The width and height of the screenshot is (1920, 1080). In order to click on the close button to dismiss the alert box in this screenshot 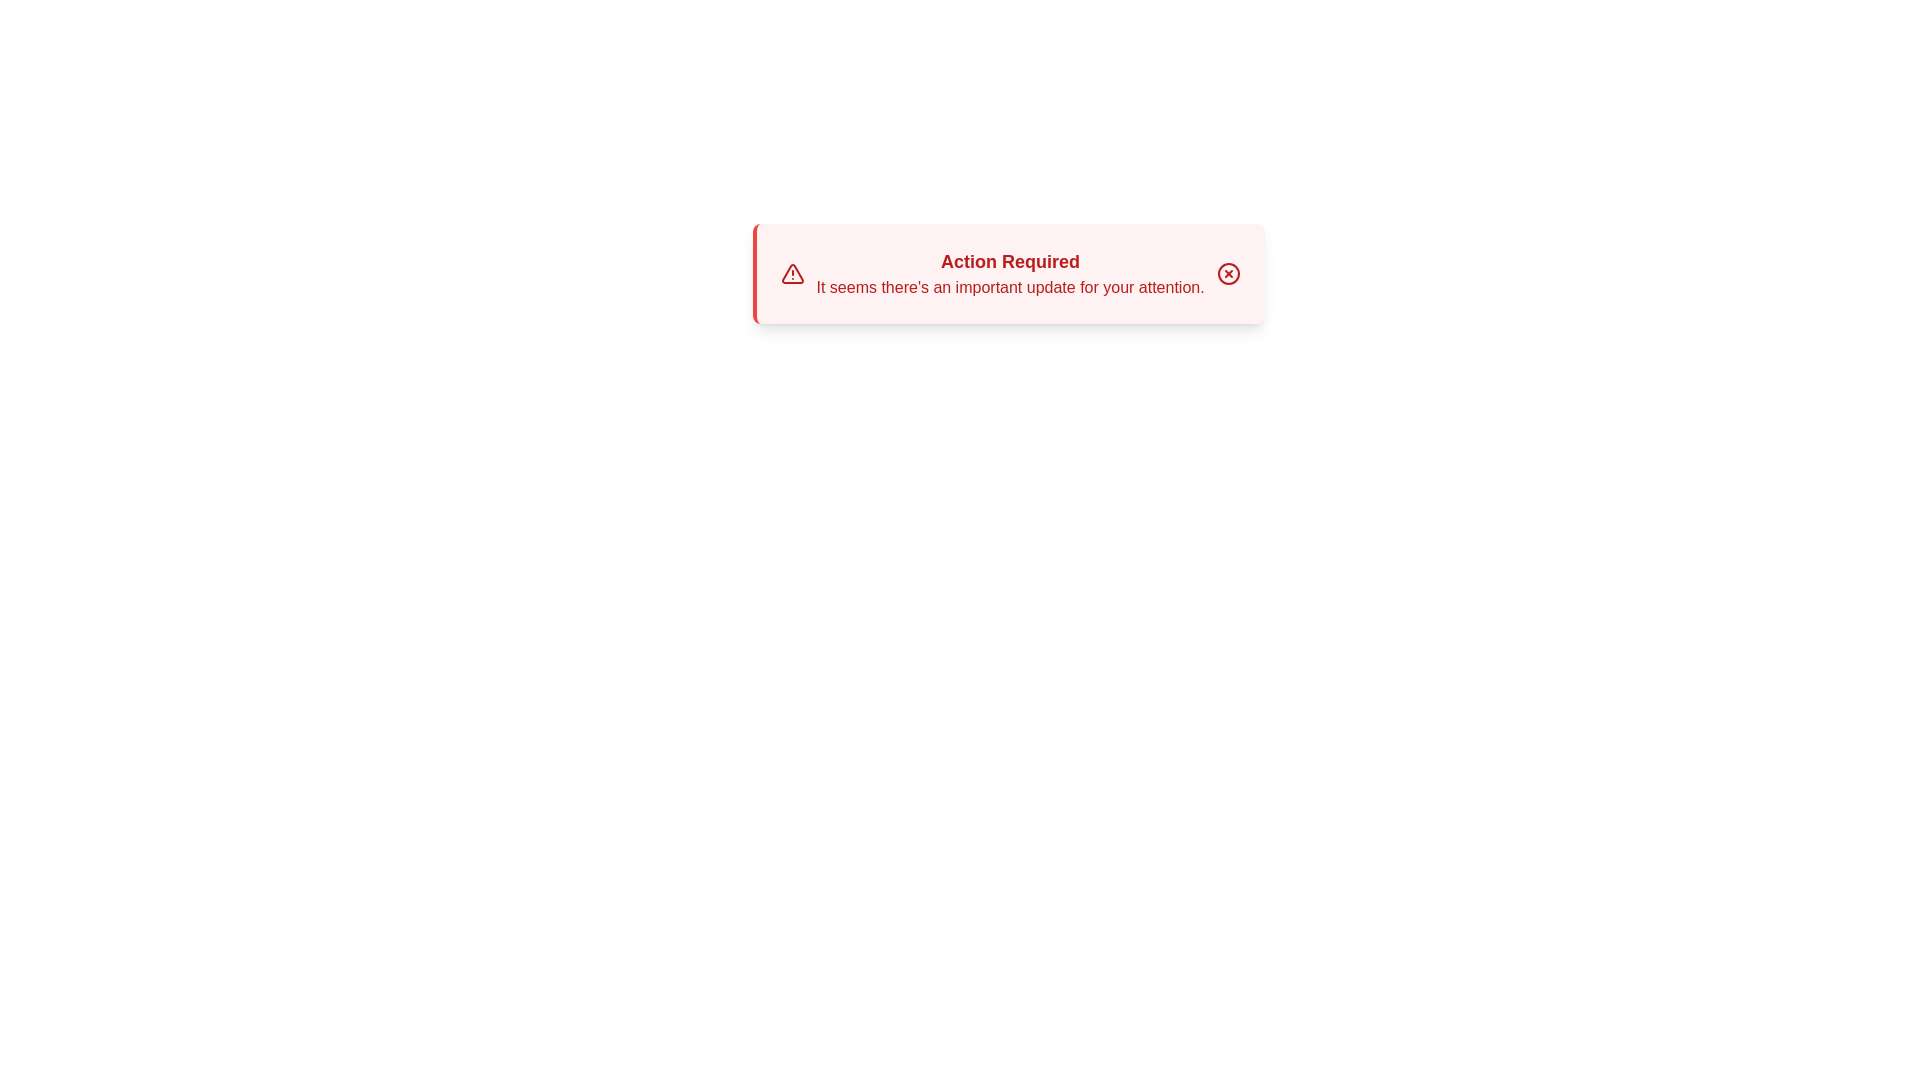, I will do `click(1227, 273)`.